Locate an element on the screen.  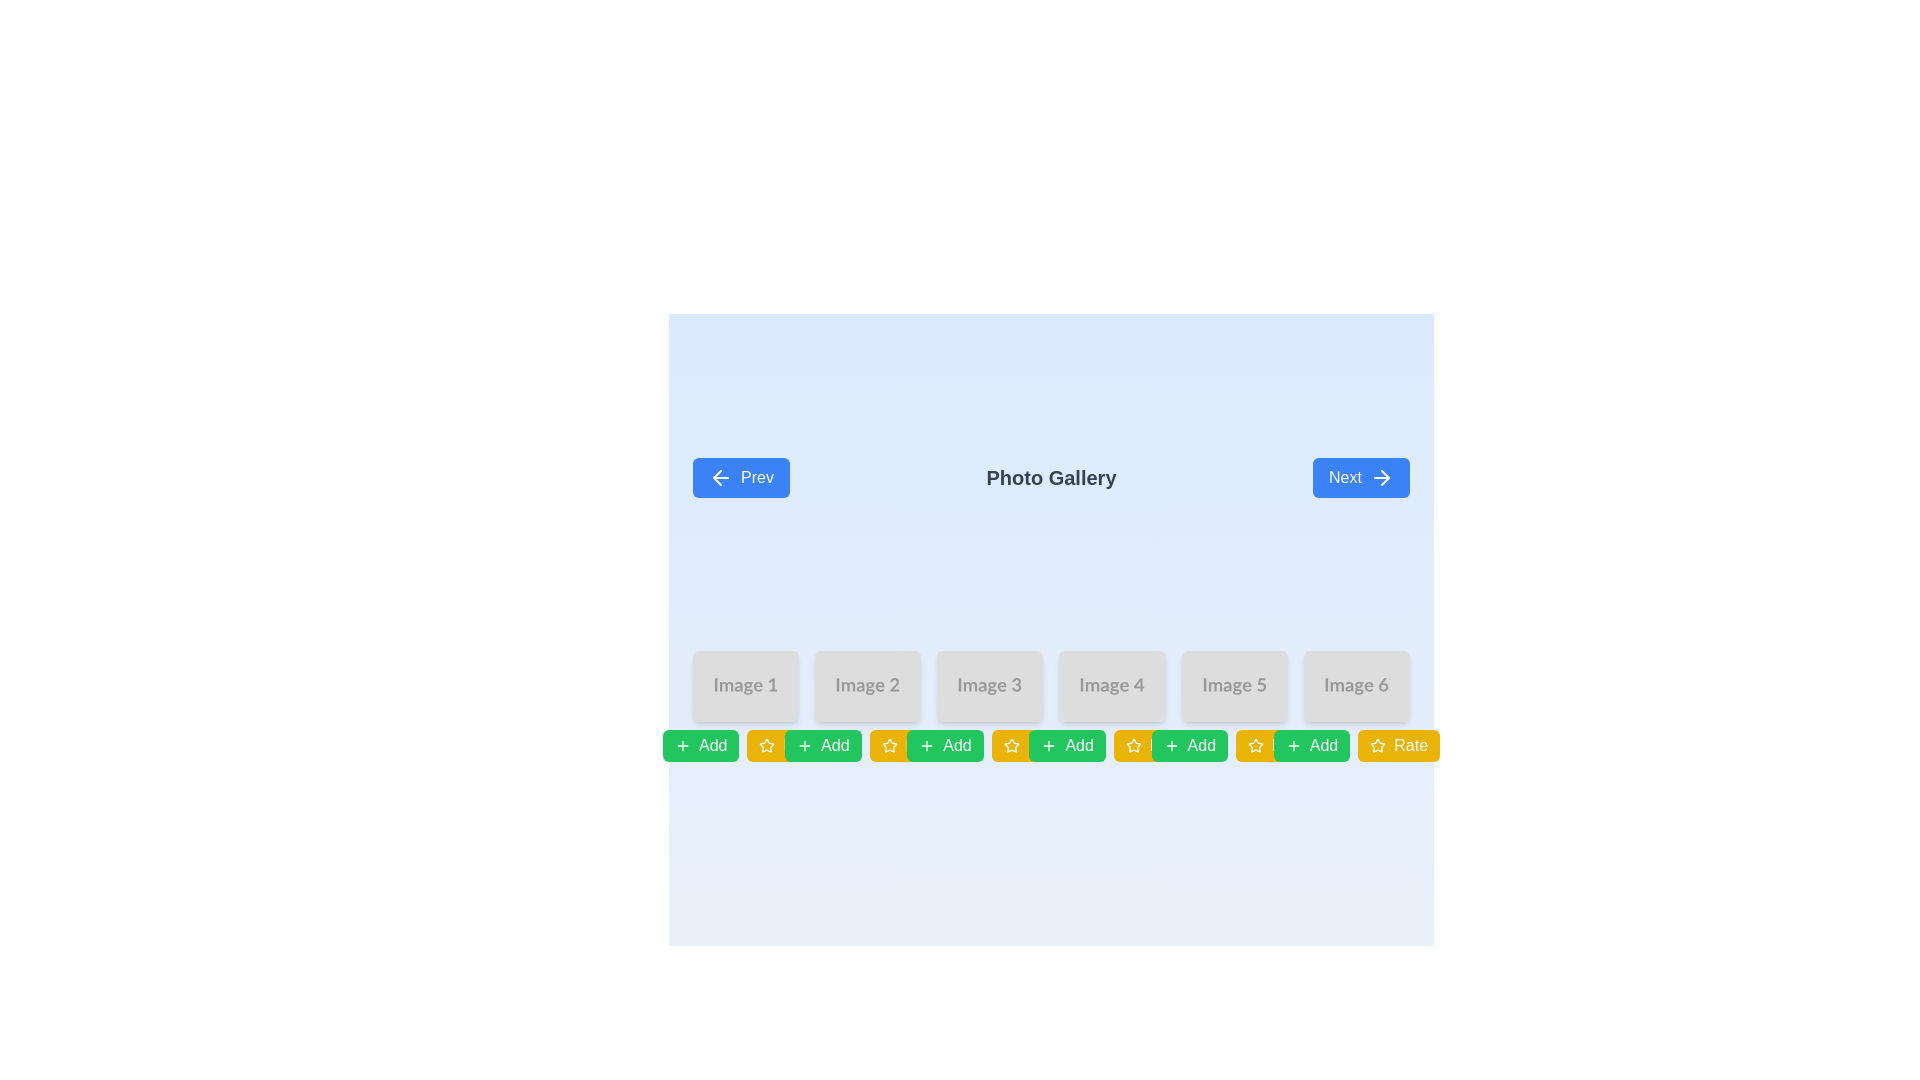
the 'Add' button with a green background, rounded corners, and white text is located at coordinates (1066, 745).